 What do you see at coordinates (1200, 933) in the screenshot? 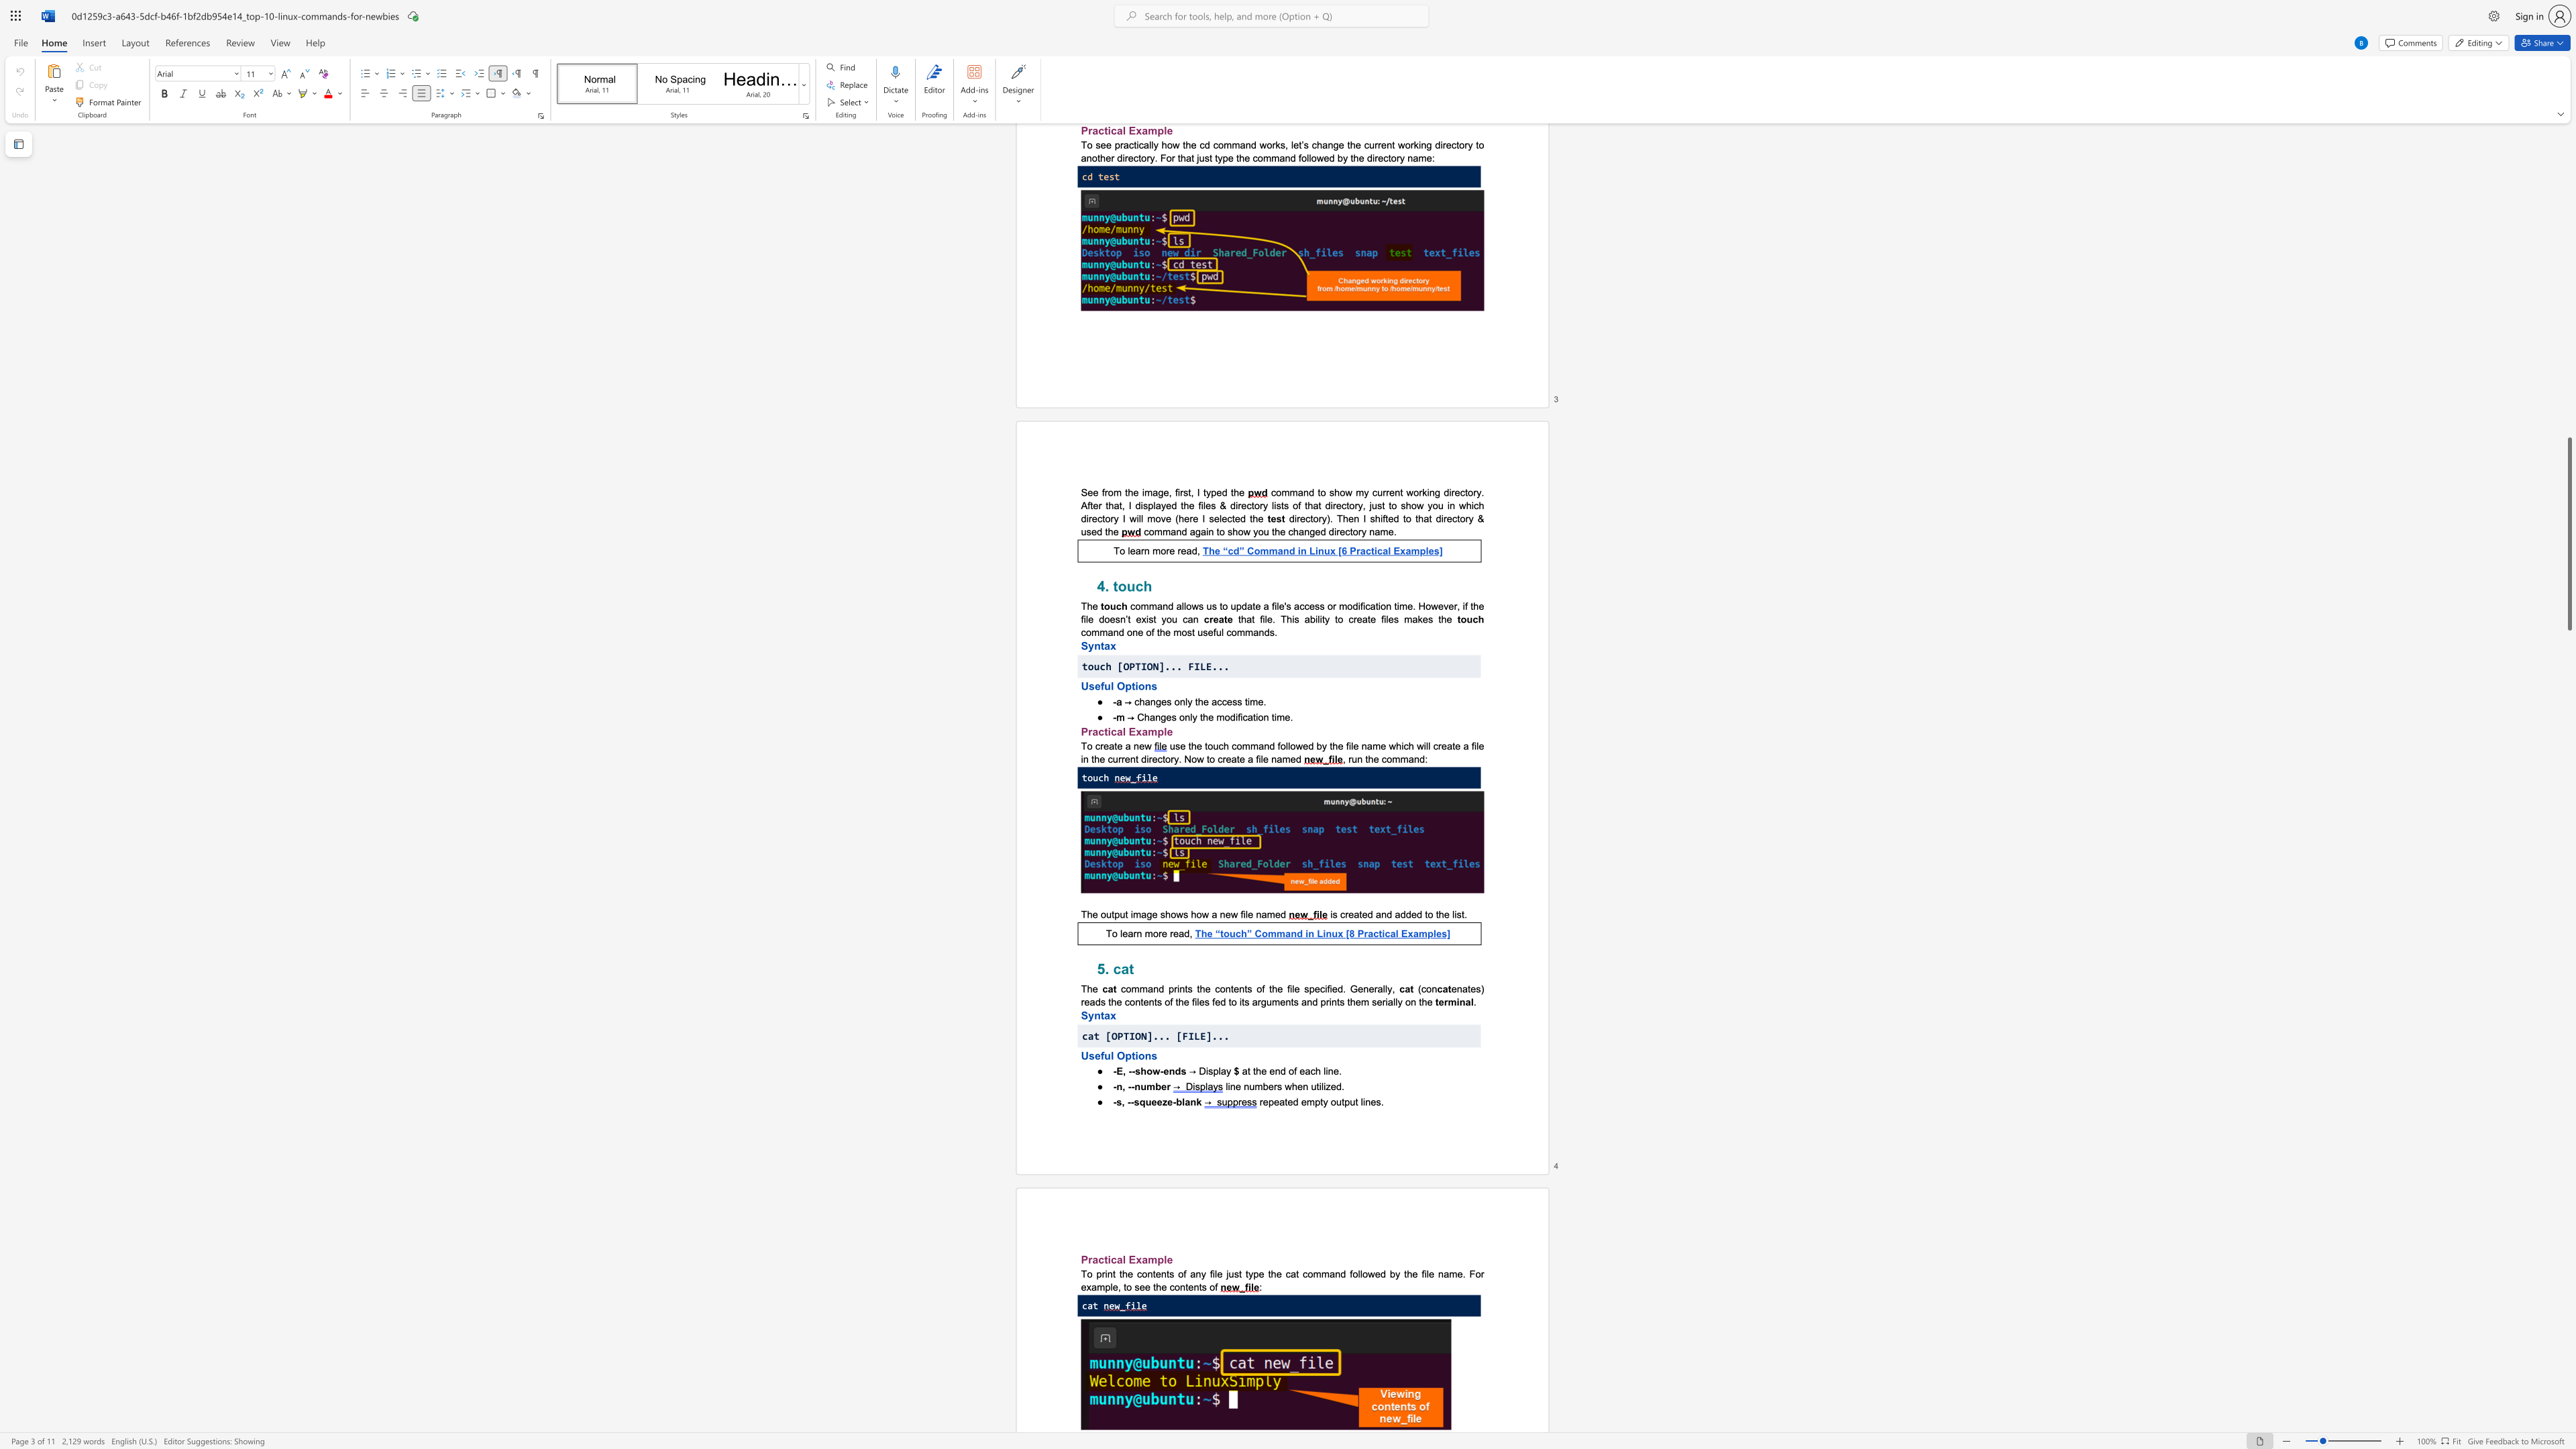
I see `the subset text "he “touch” Comm" within the text "The “touch” Command in Linux [8 Practical Examples]"` at bounding box center [1200, 933].